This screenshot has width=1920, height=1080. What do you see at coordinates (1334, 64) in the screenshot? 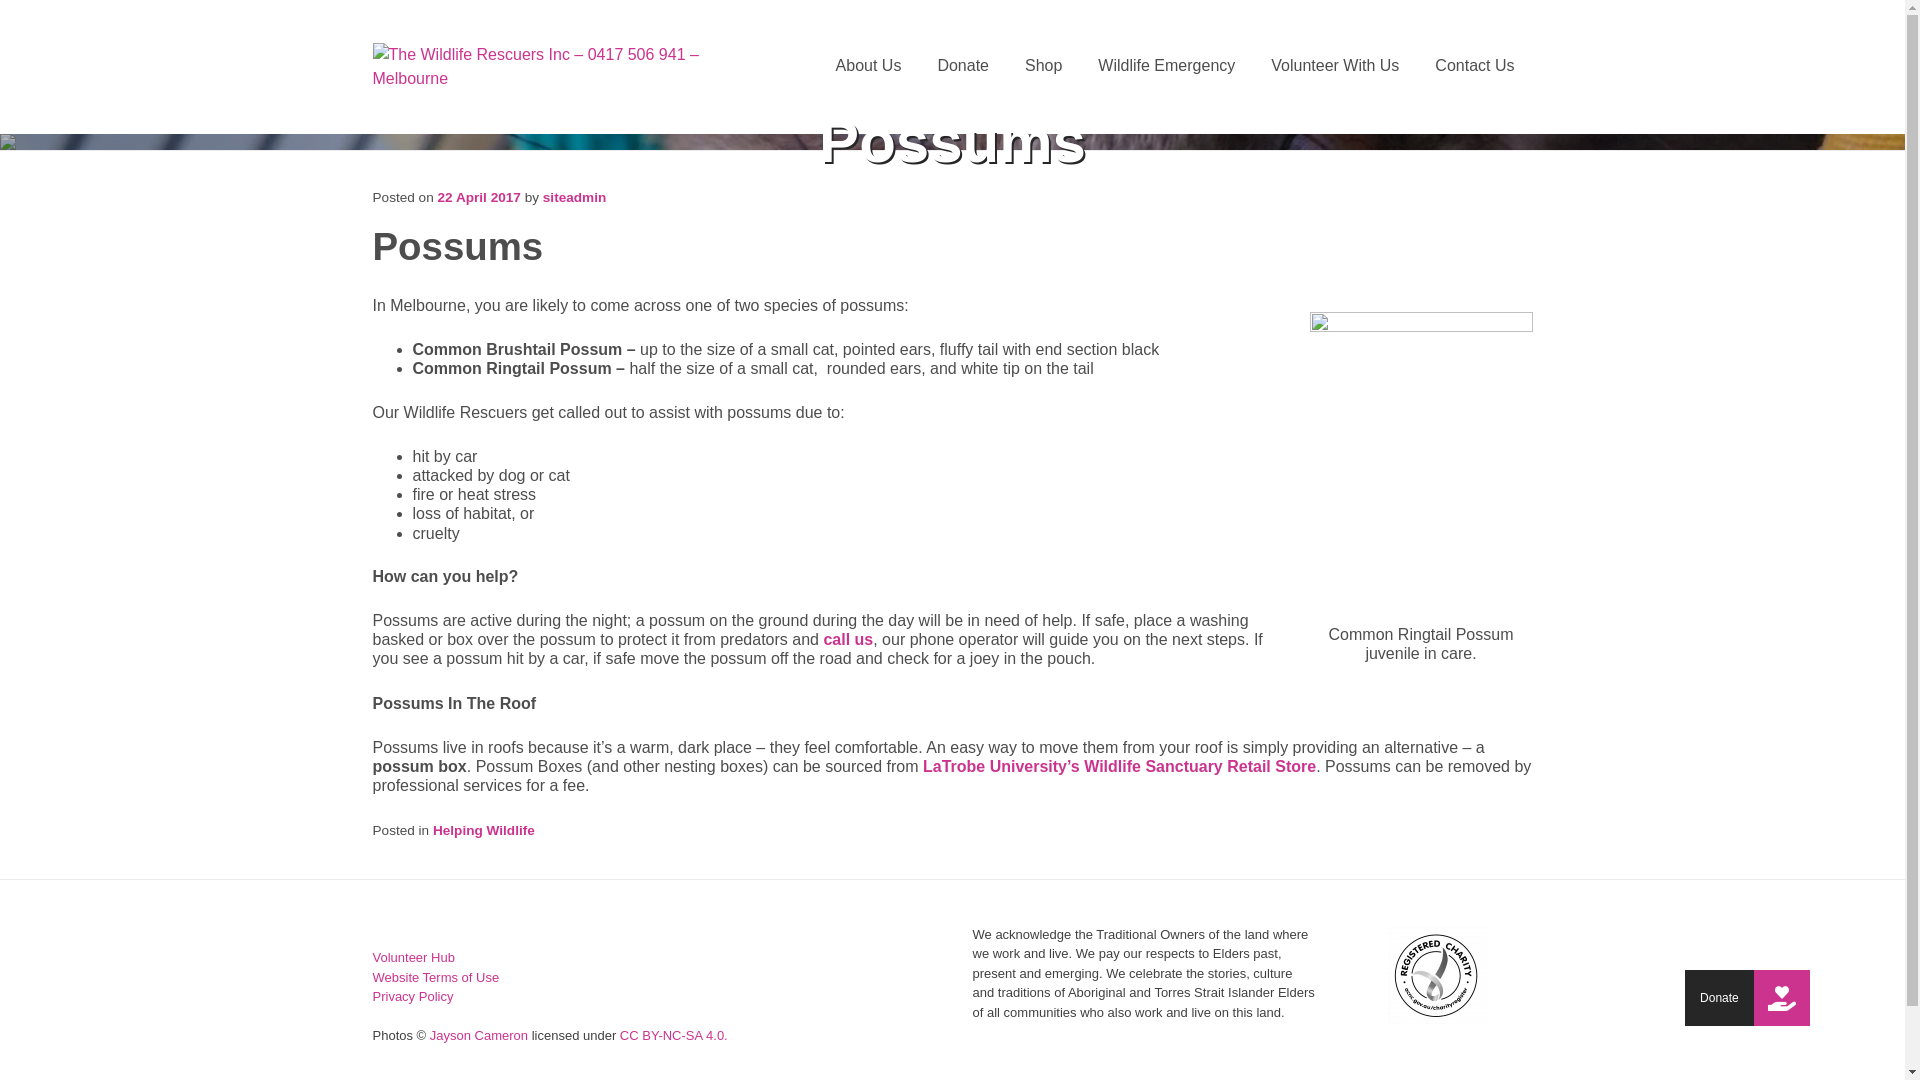
I see `'Volunteer With Us'` at bounding box center [1334, 64].